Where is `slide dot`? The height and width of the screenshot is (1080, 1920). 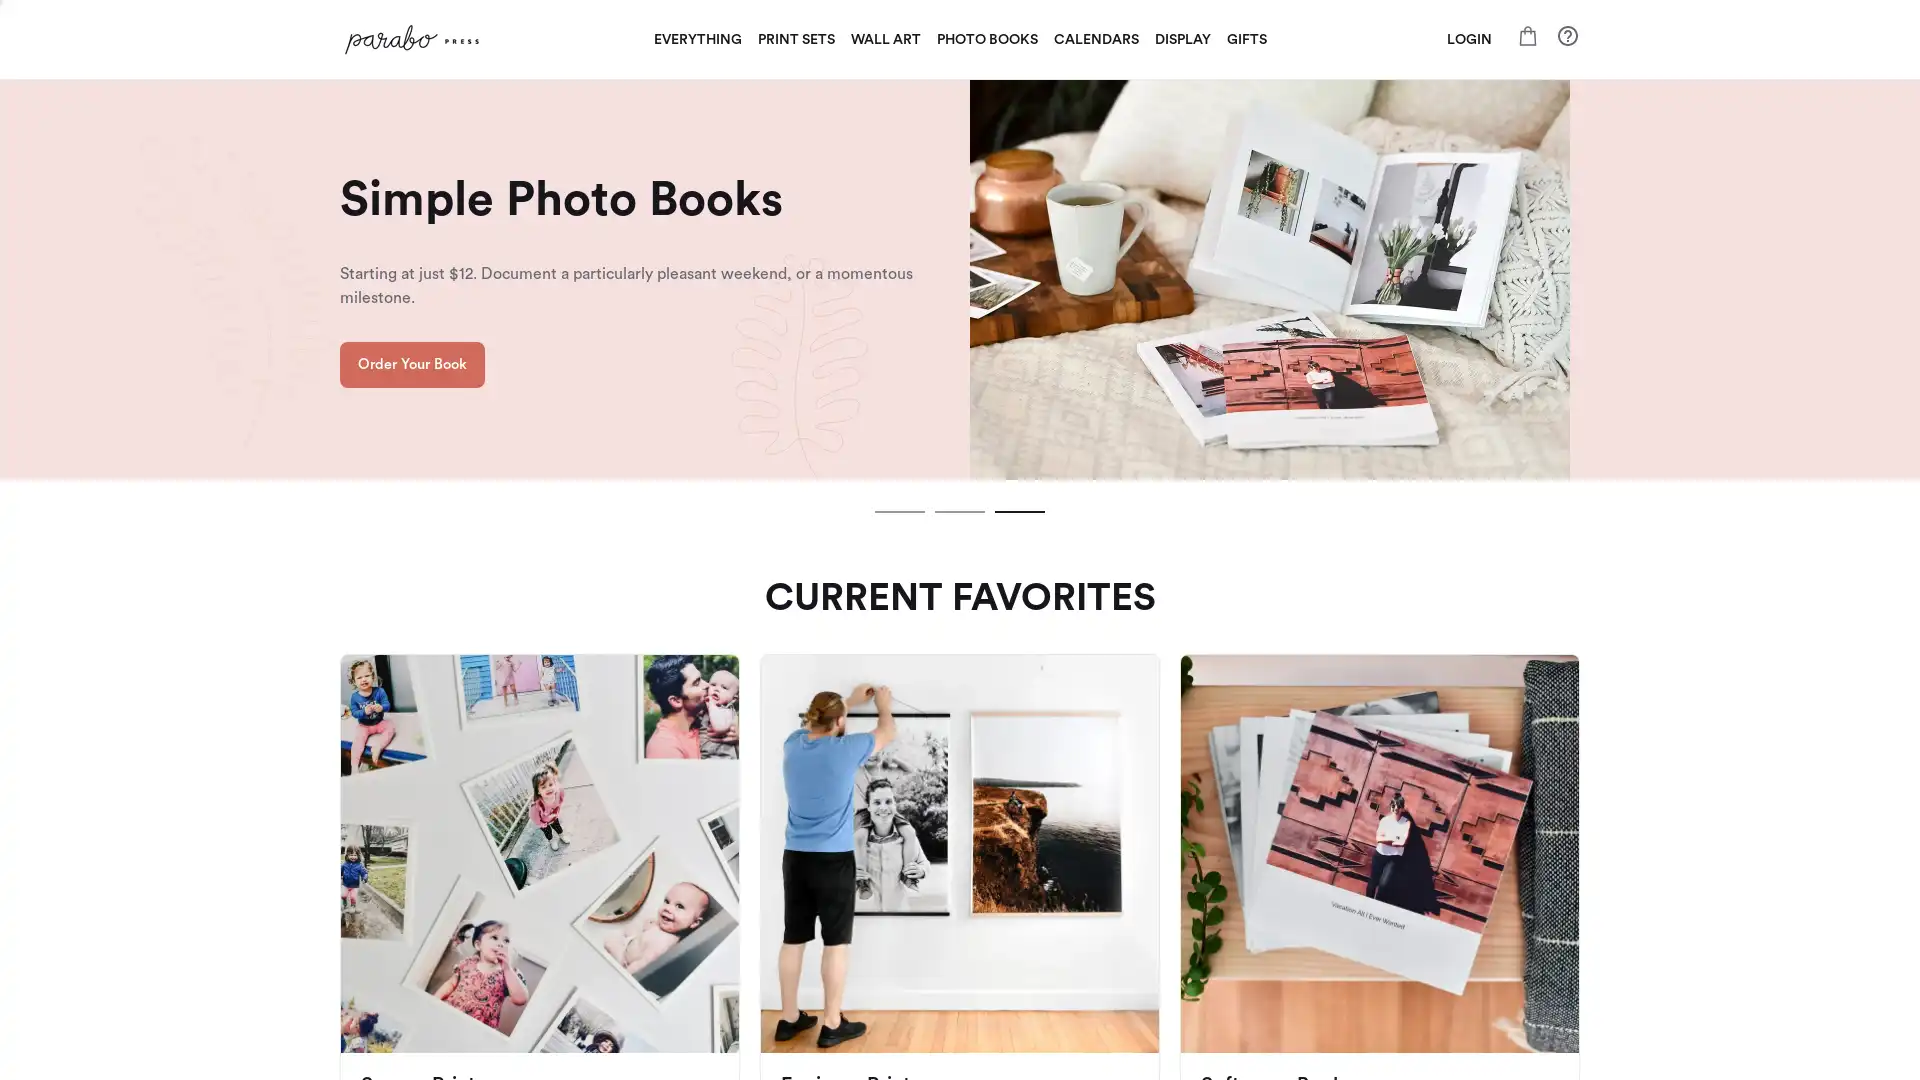
slide dot is located at coordinates (899, 511).